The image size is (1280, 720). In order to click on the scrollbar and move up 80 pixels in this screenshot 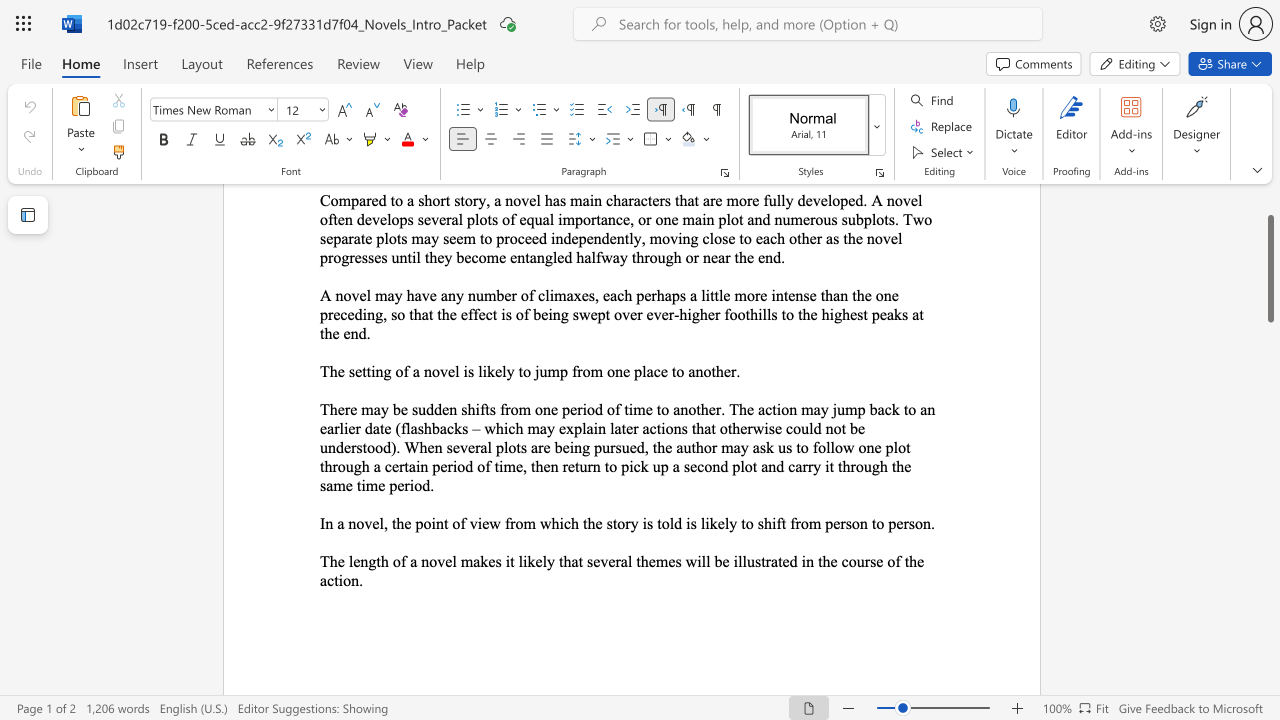, I will do `click(1269, 268)`.